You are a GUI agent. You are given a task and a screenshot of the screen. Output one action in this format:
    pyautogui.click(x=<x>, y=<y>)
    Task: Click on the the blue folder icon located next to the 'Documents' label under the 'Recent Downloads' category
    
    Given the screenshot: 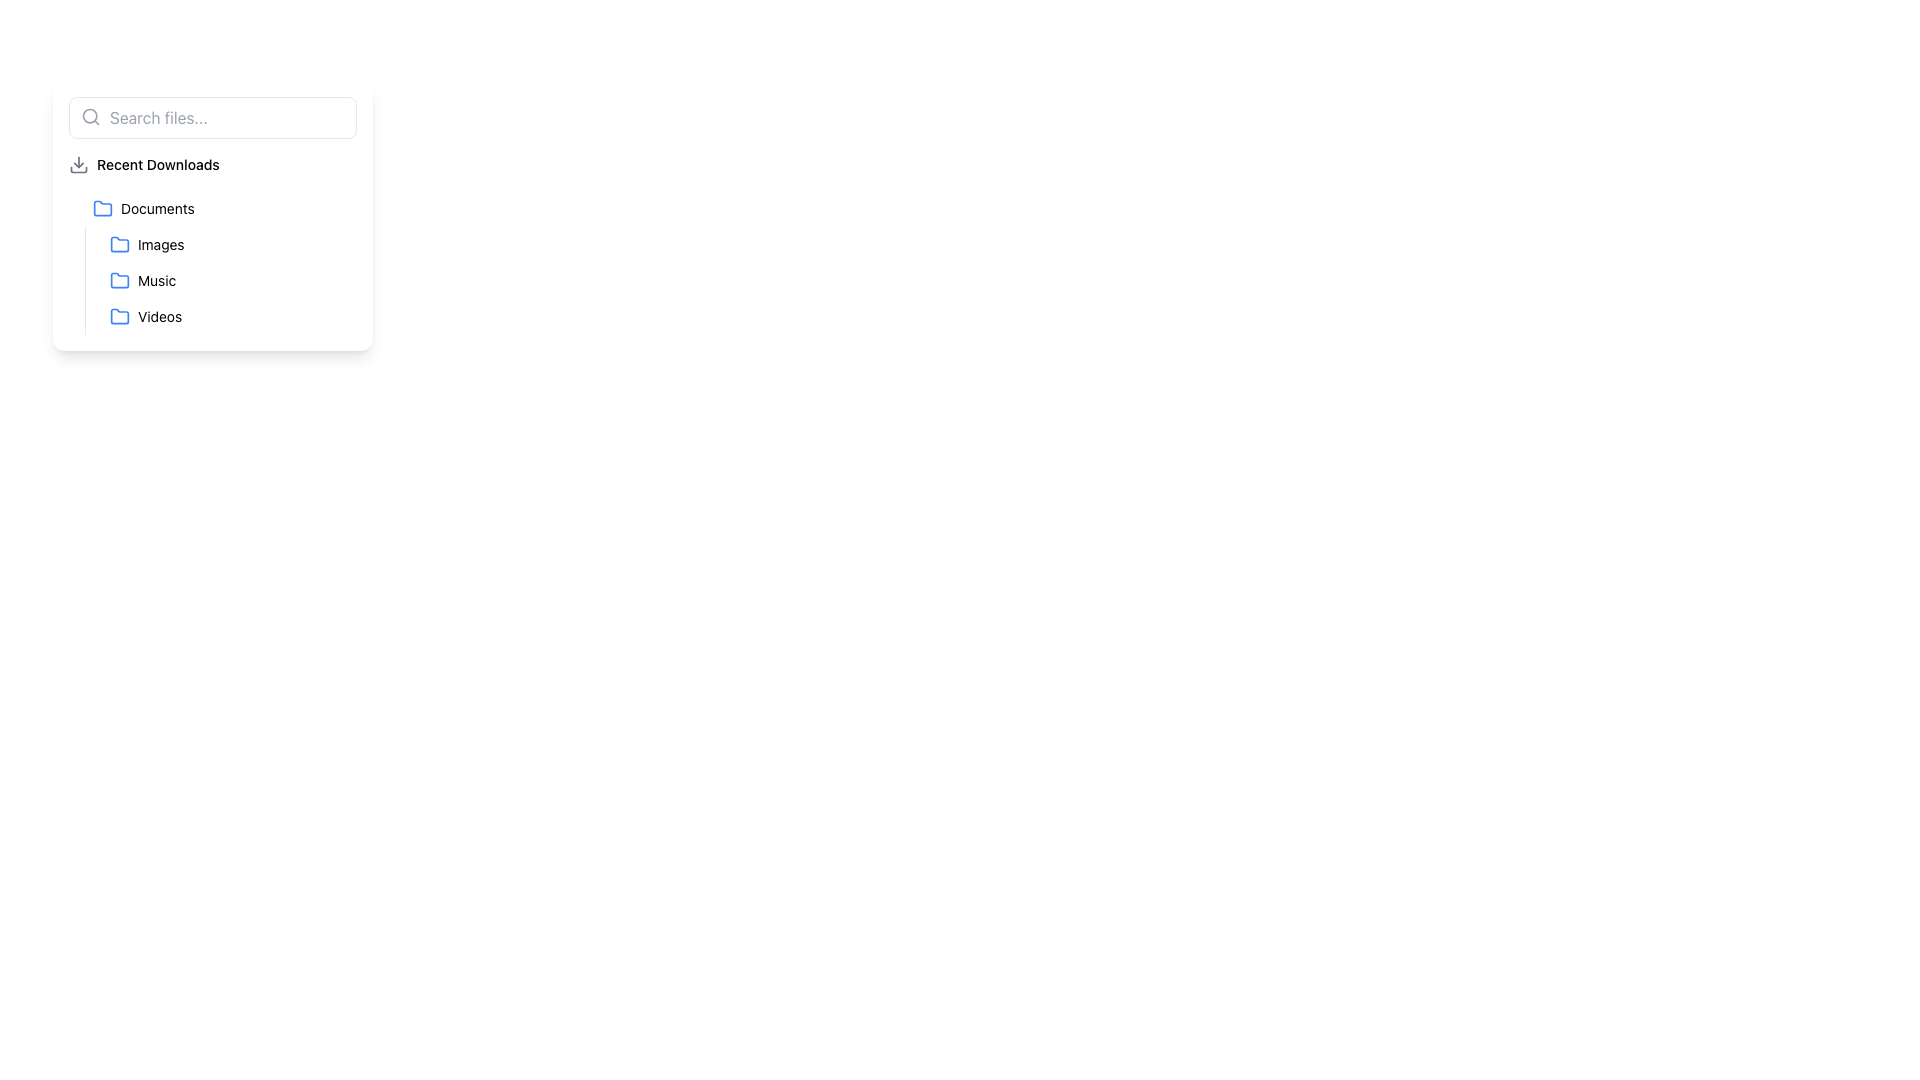 What is the action you would take?
    pyautogui.click(x=101, y=208)
    